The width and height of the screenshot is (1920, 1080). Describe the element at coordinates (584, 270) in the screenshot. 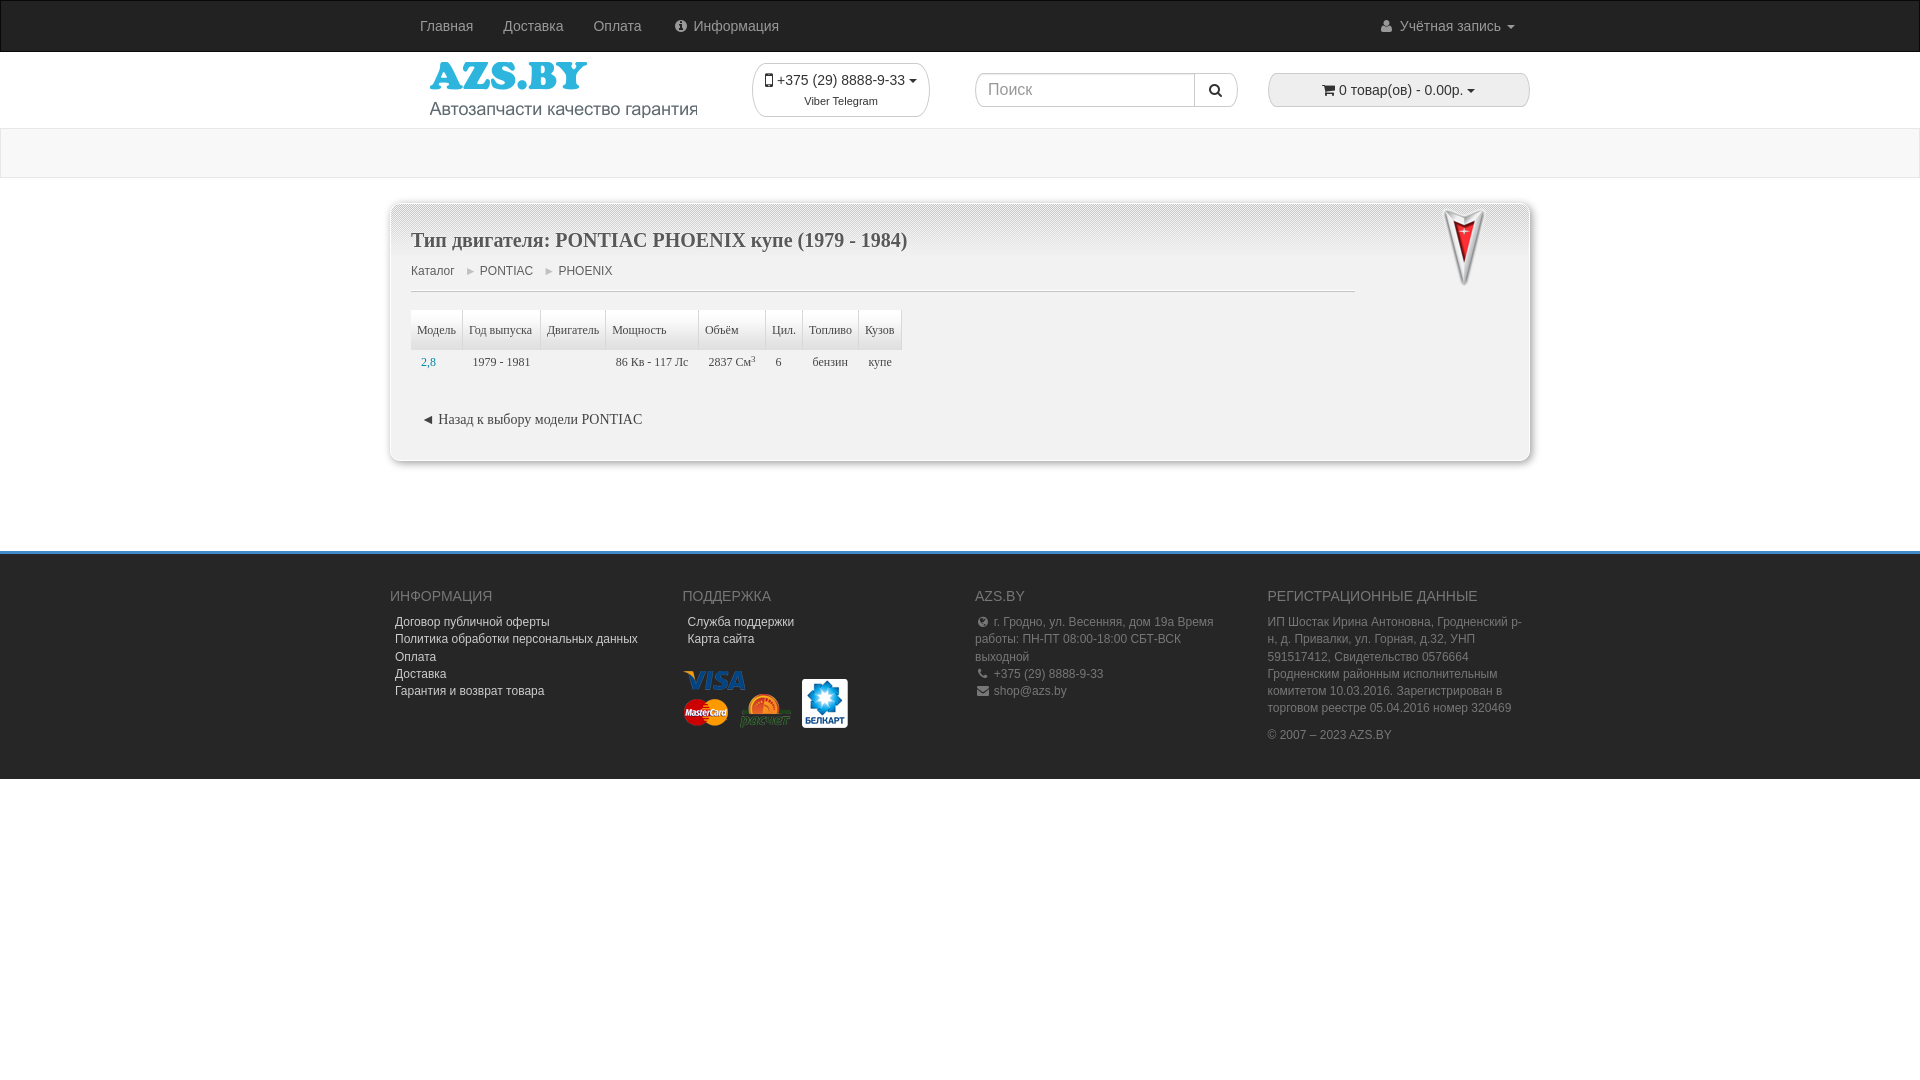

I see `'PHOENIX'` at that location.